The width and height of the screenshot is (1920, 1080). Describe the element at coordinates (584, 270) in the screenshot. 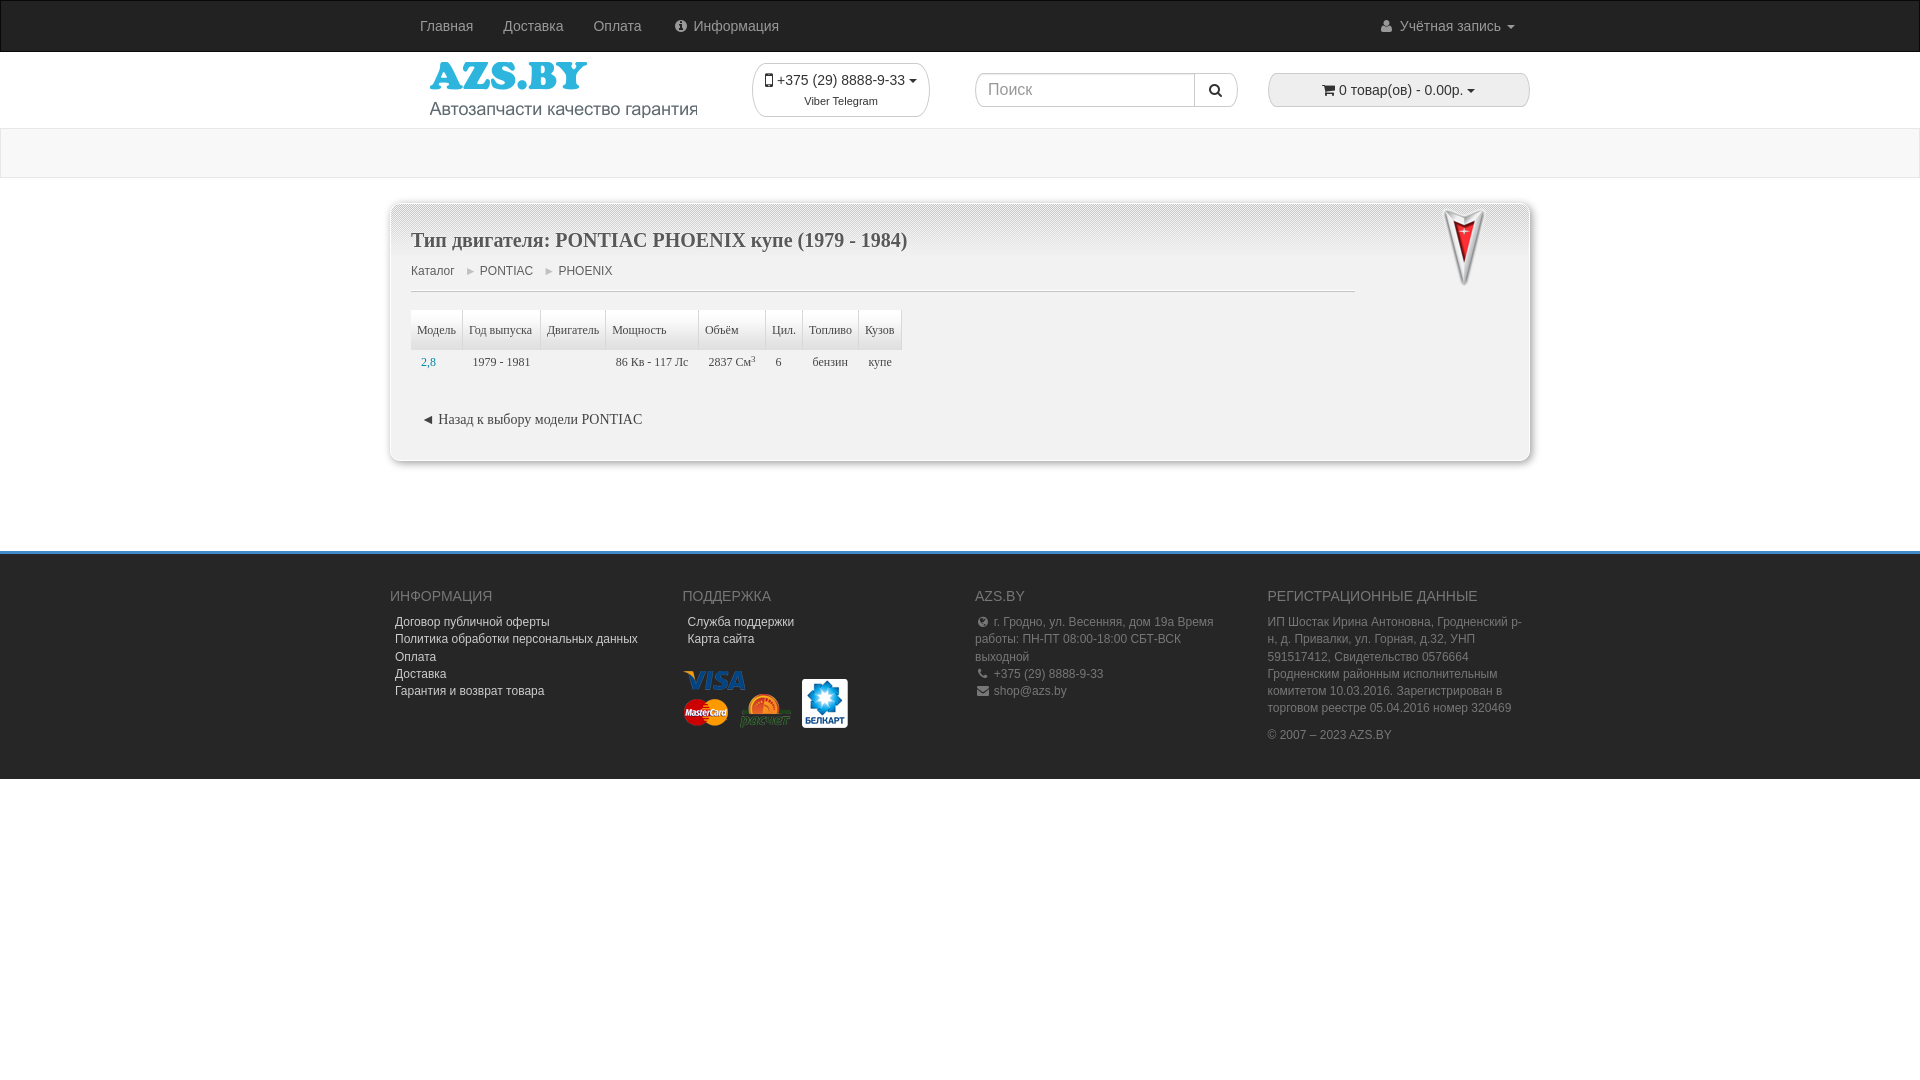

I see `'PHOENIX'` at that location.